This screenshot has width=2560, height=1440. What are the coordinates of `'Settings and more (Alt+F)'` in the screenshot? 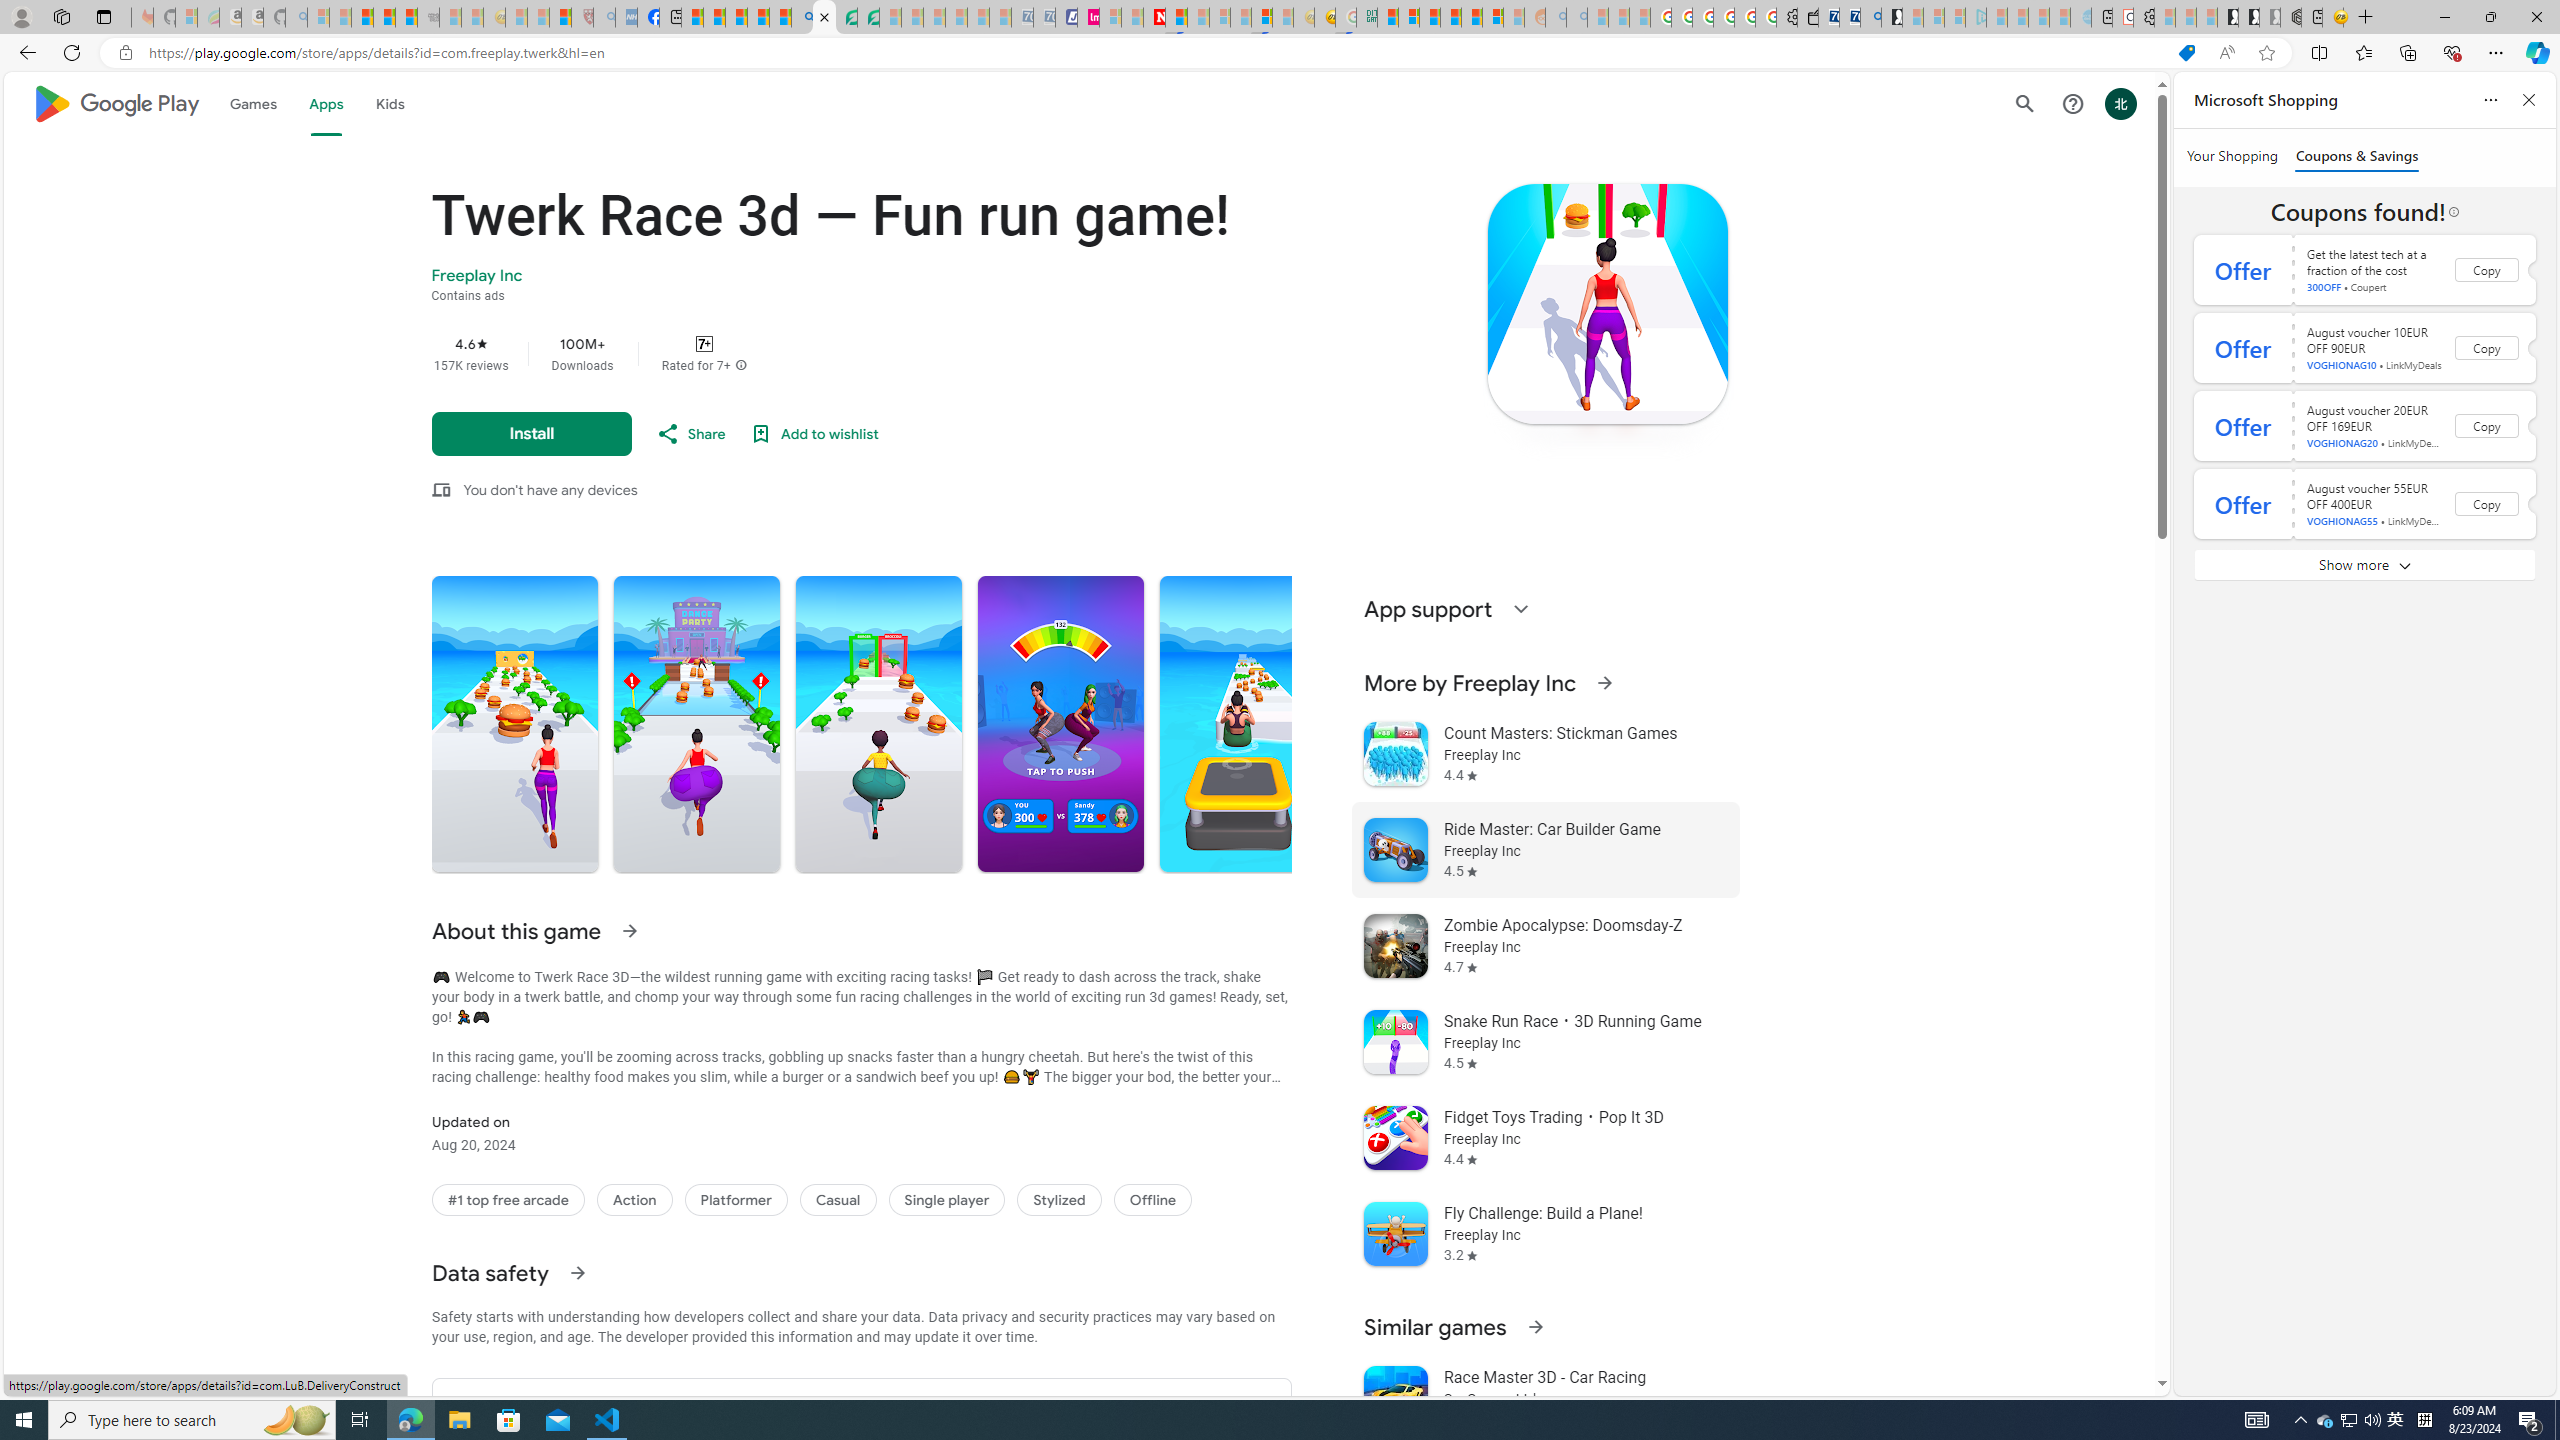 It's located at (2495, 51).